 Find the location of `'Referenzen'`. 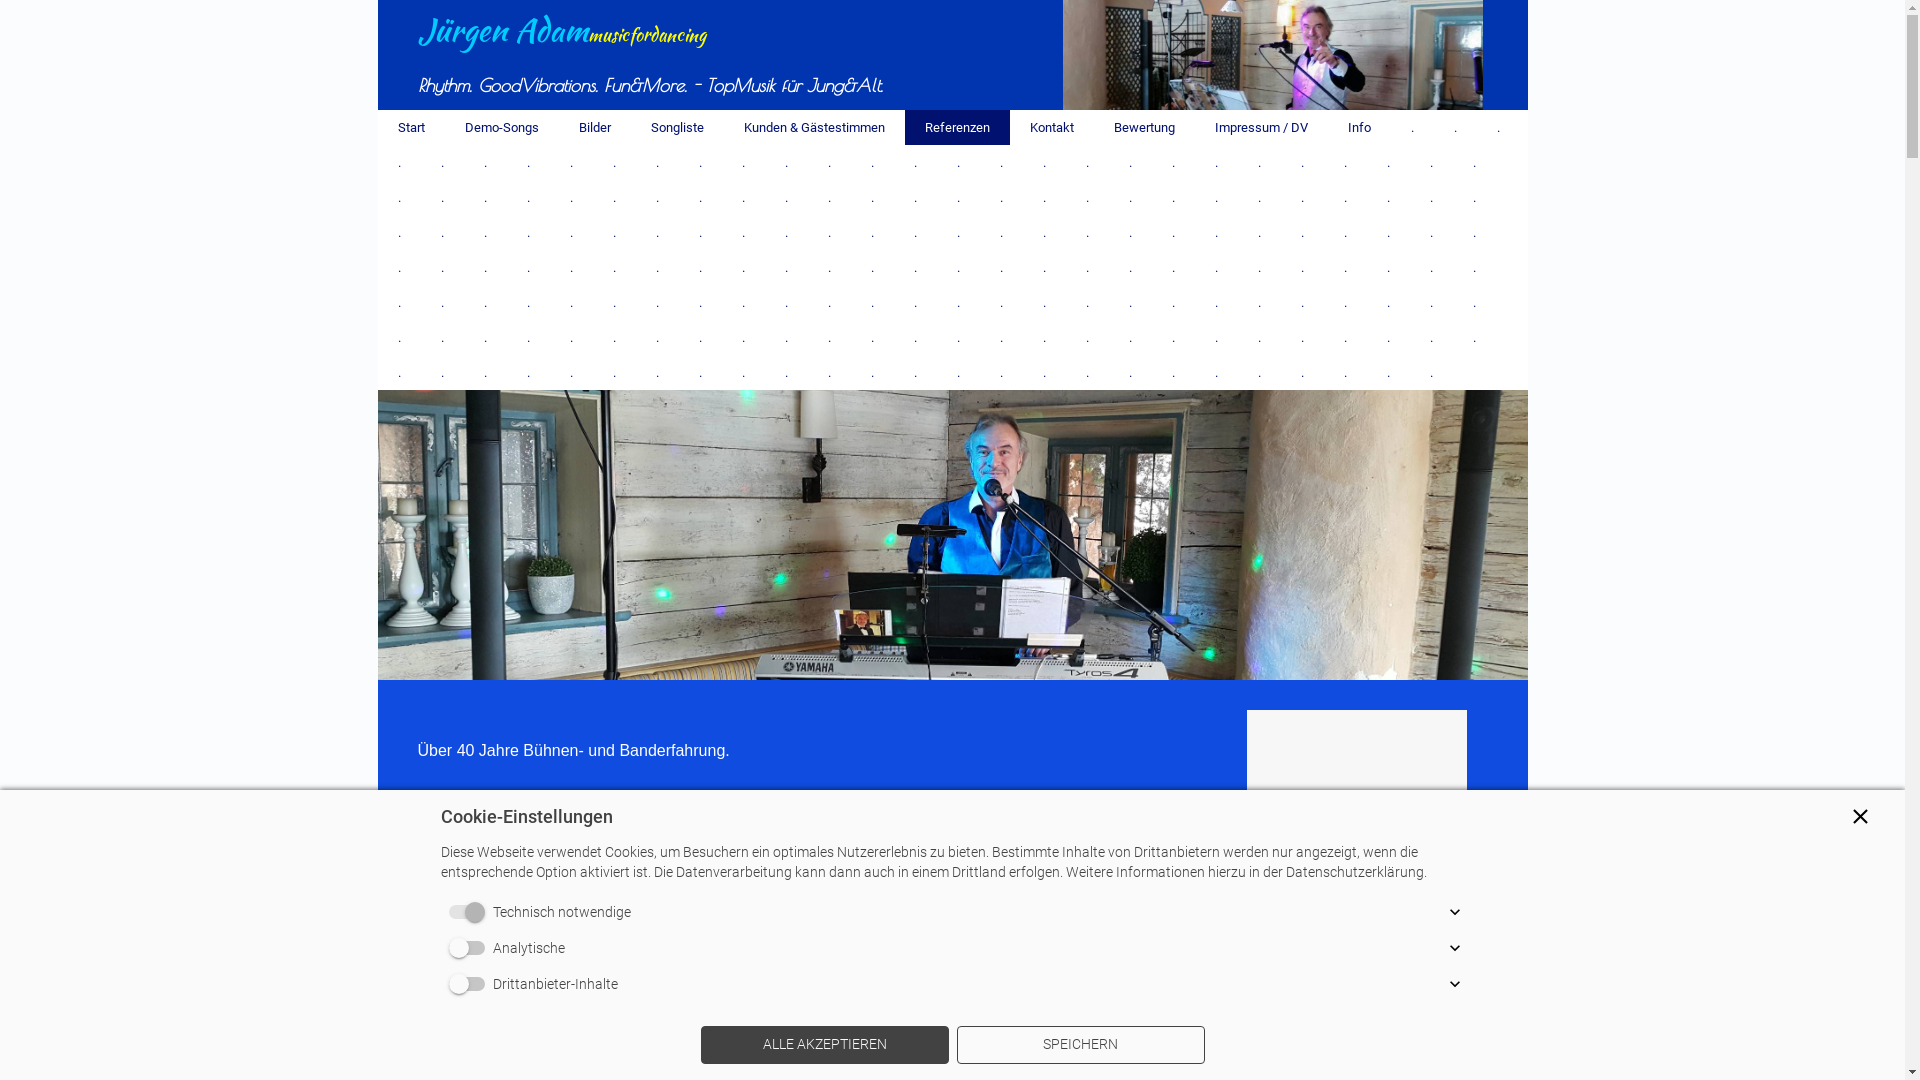

'Referenzen' is located at coordinates (955, 127).